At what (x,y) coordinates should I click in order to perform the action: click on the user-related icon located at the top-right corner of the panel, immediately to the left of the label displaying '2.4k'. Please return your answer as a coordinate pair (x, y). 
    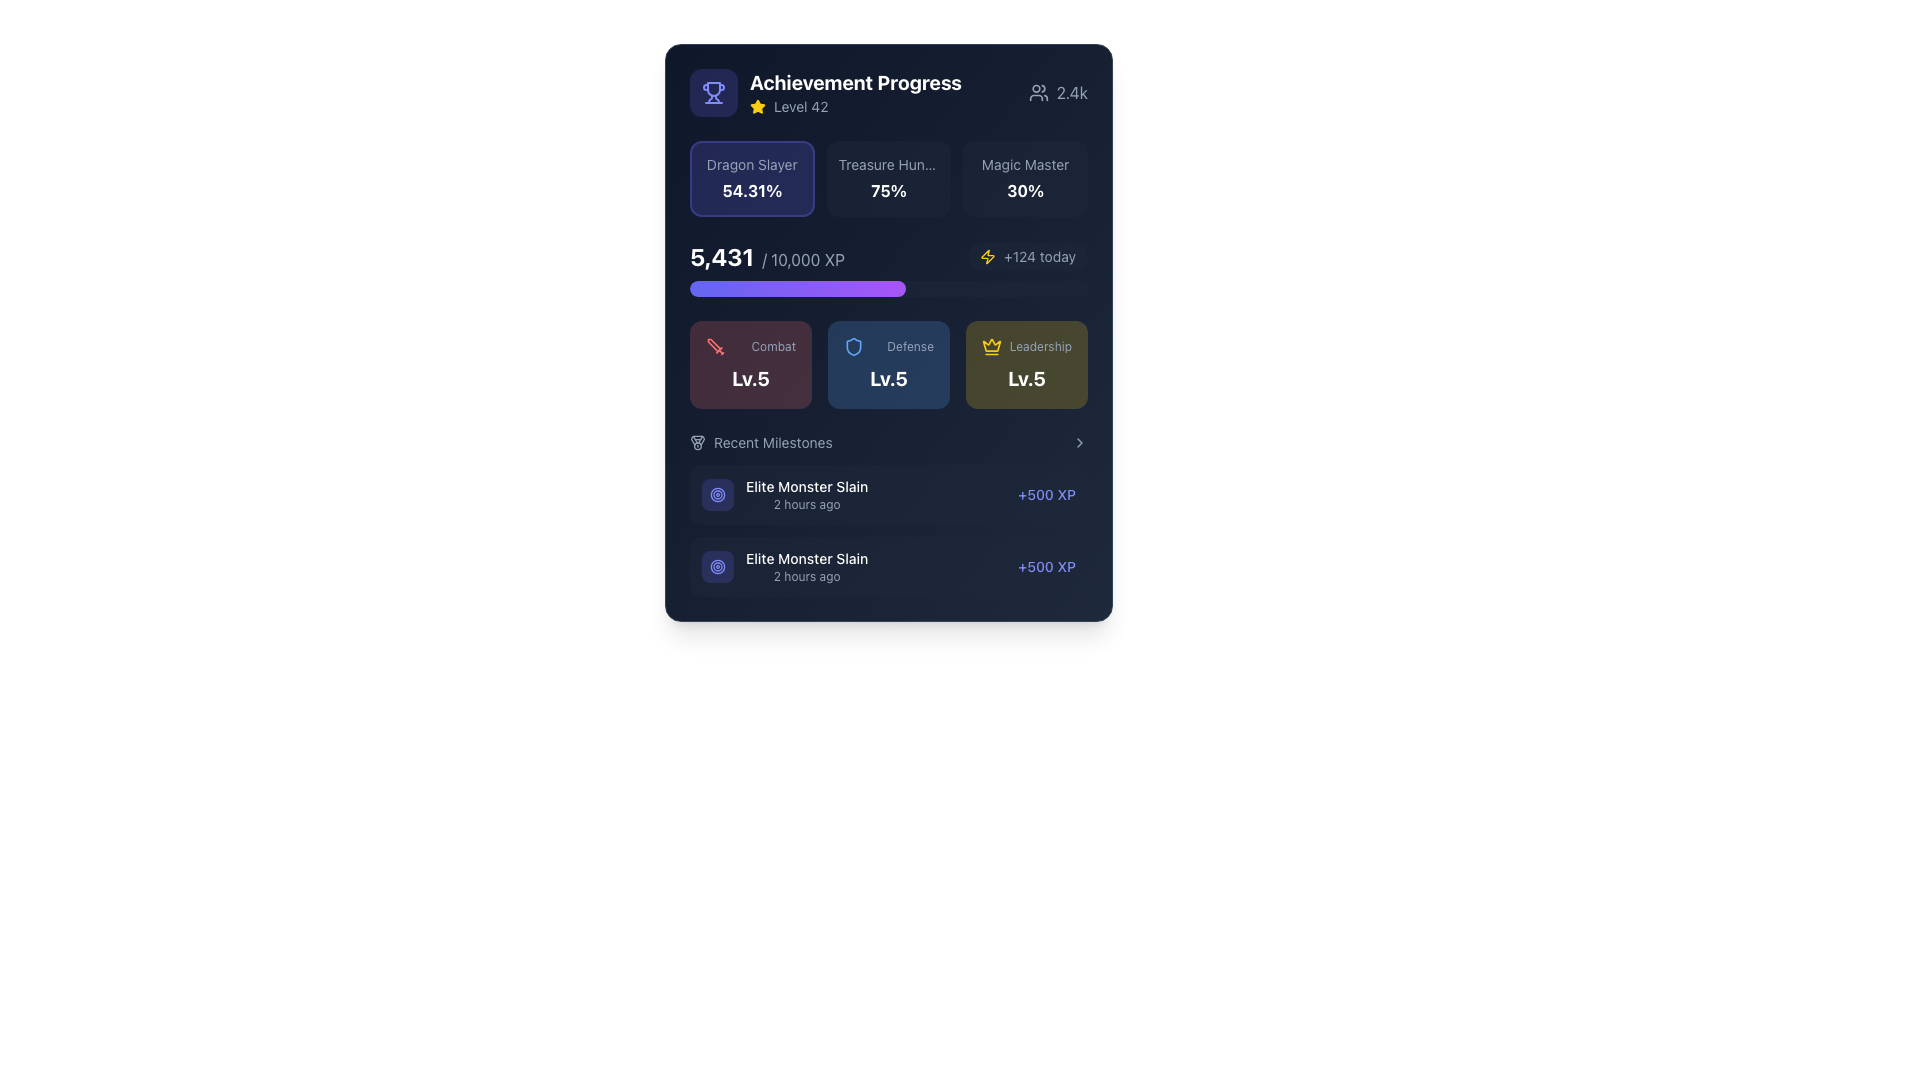
    Looking at the image, I should click on (1038, 92).